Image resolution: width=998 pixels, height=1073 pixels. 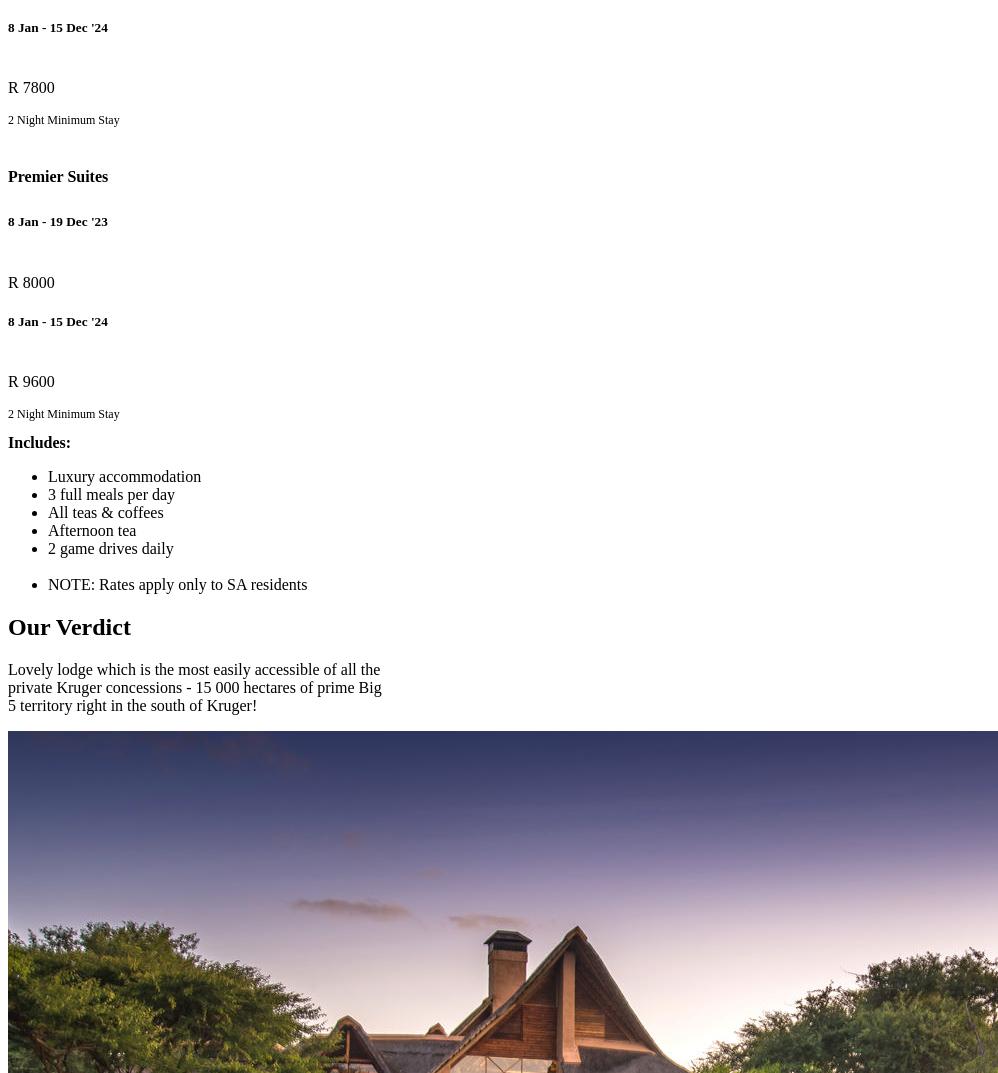 What do you see at coordinates (176, 583) in the screenshot?
I see `'NOTE: Rates apply only to SA residents'` at bounding box center [176, 583].